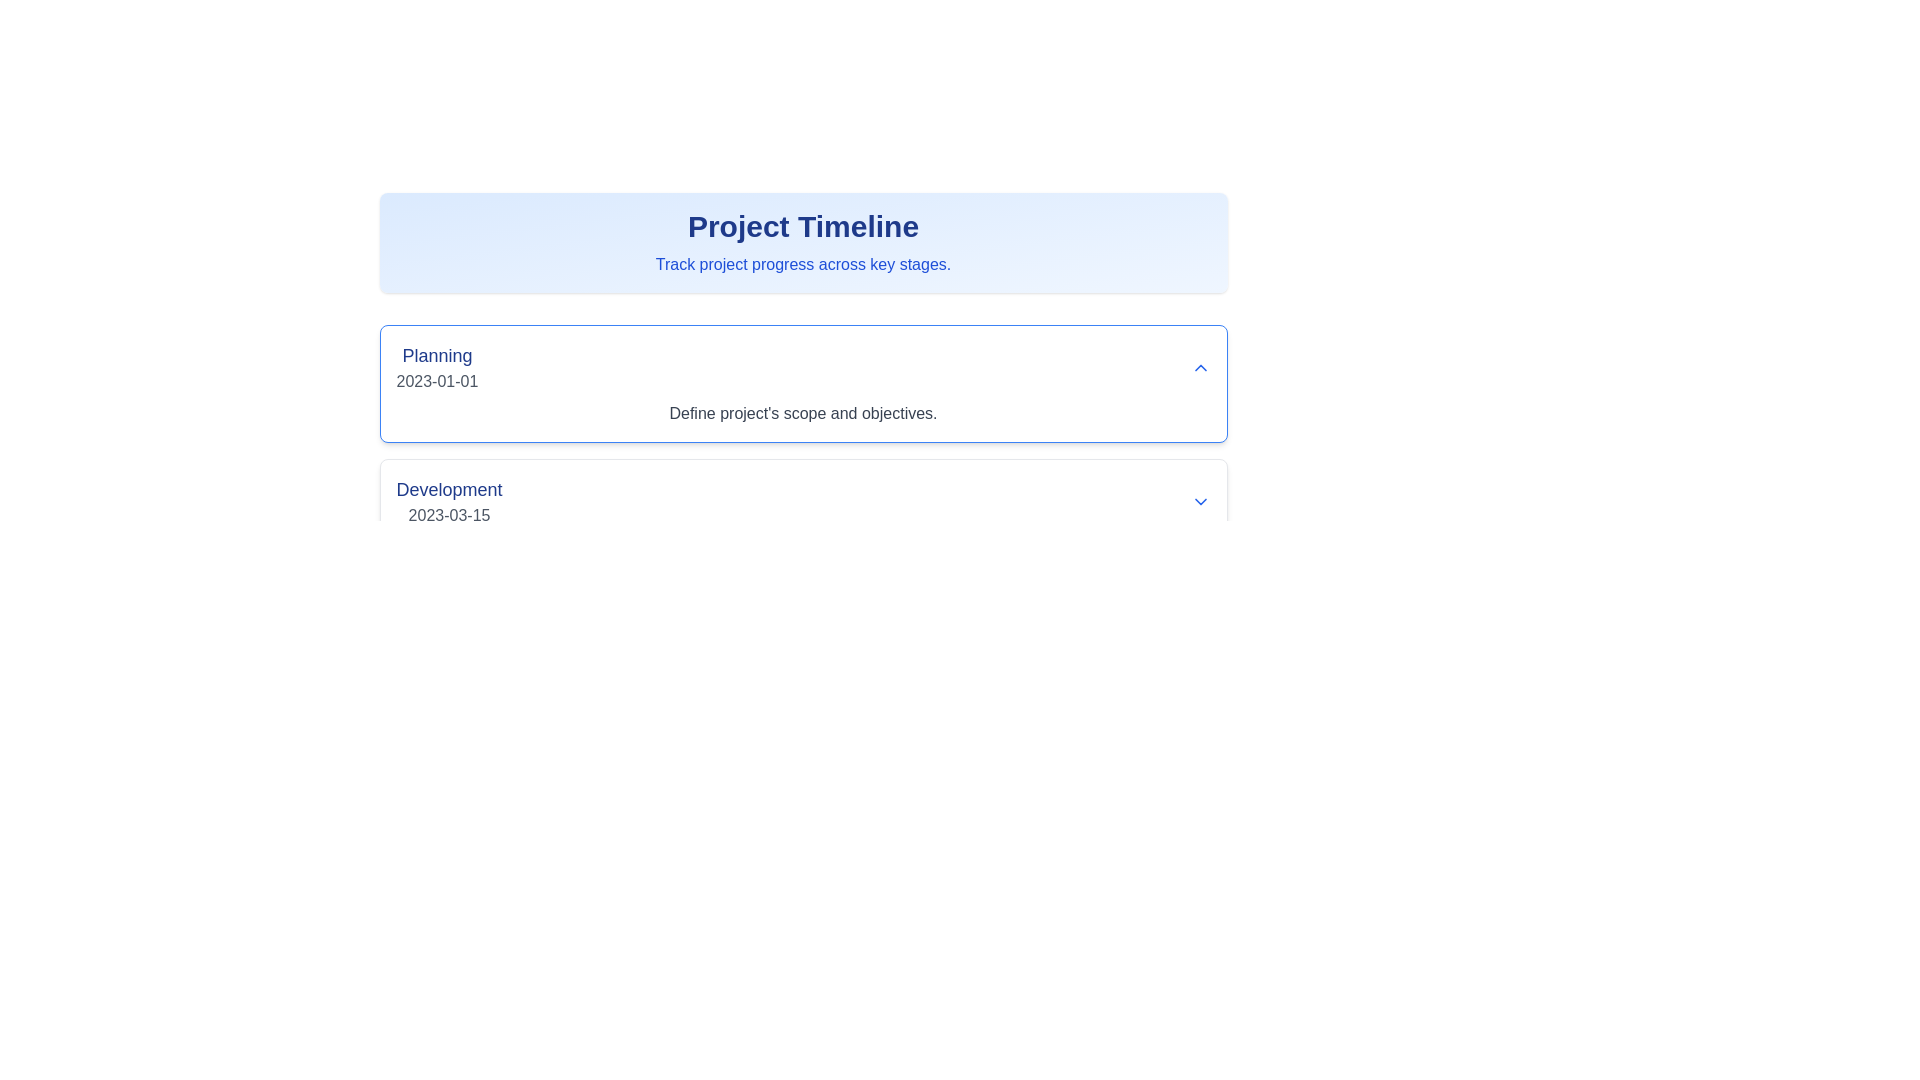  What do you see at coordinates (803, 412) in the screenshot?
I see `the Text Label that displays the phrase 'Define project's scope and objectives.' positioned within a card below the 'Planning' title` at bounding box center [803, 412].